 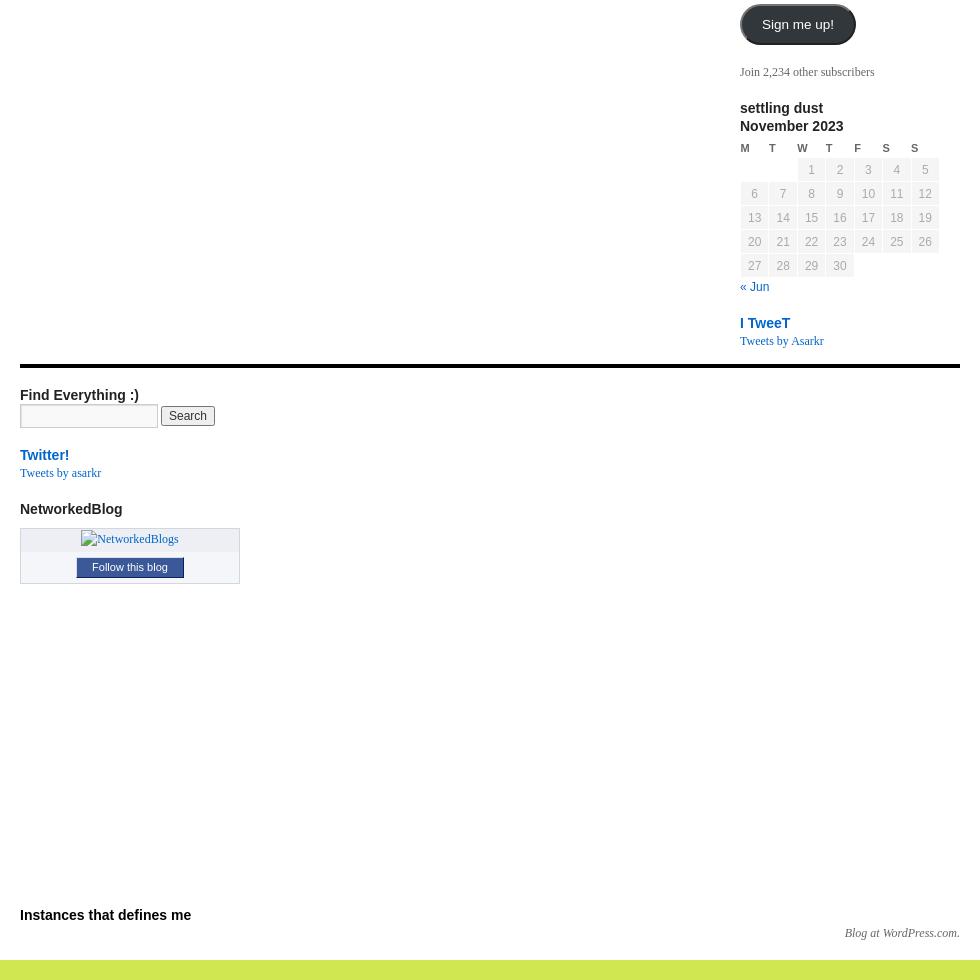 What do you see at coordinates (79, 395) in the screenshot?
I see `'Find Everything :)'` at bounding box center [79, 395].